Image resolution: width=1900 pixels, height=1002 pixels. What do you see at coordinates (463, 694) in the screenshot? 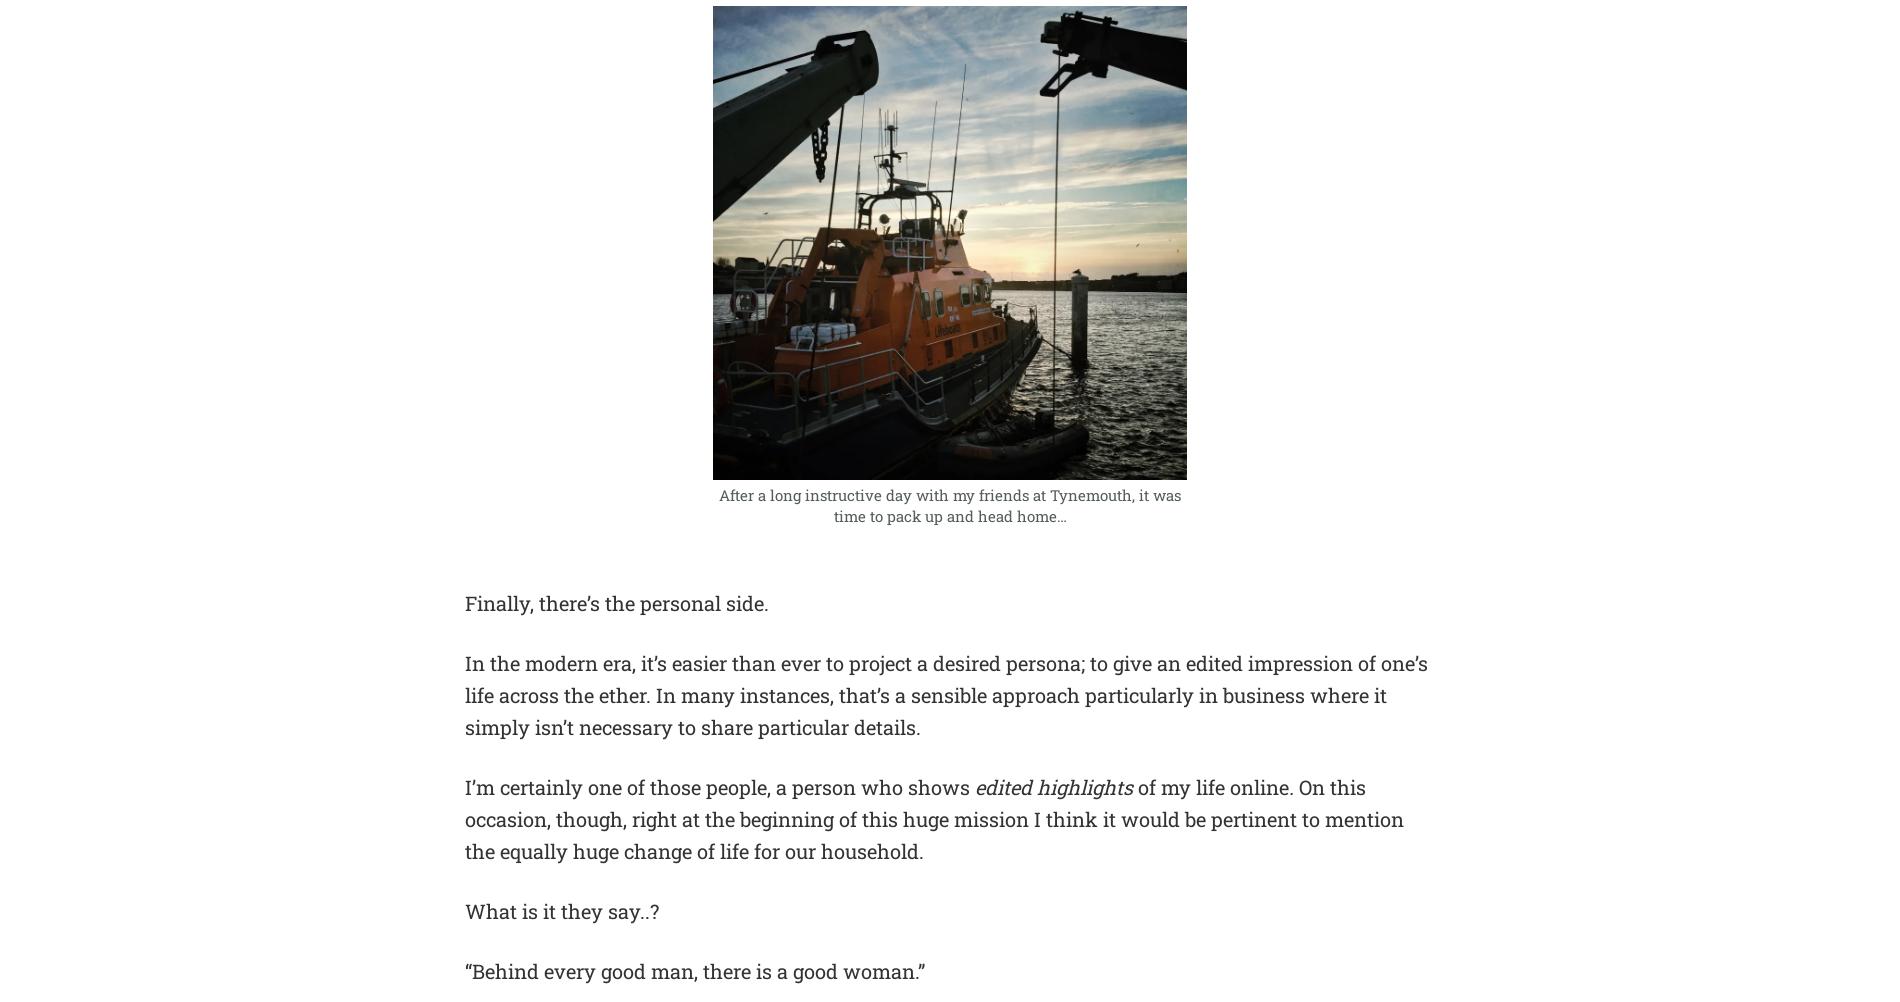
I see `'In the modern era, it’s easier than ever to project a desired persona; to give an edited impression of one’s life across the ether. In many instances, that’s a sensible approach particularly in business where it simply isn’t necessary to share particular details.'` at bounding box center [463, 694].